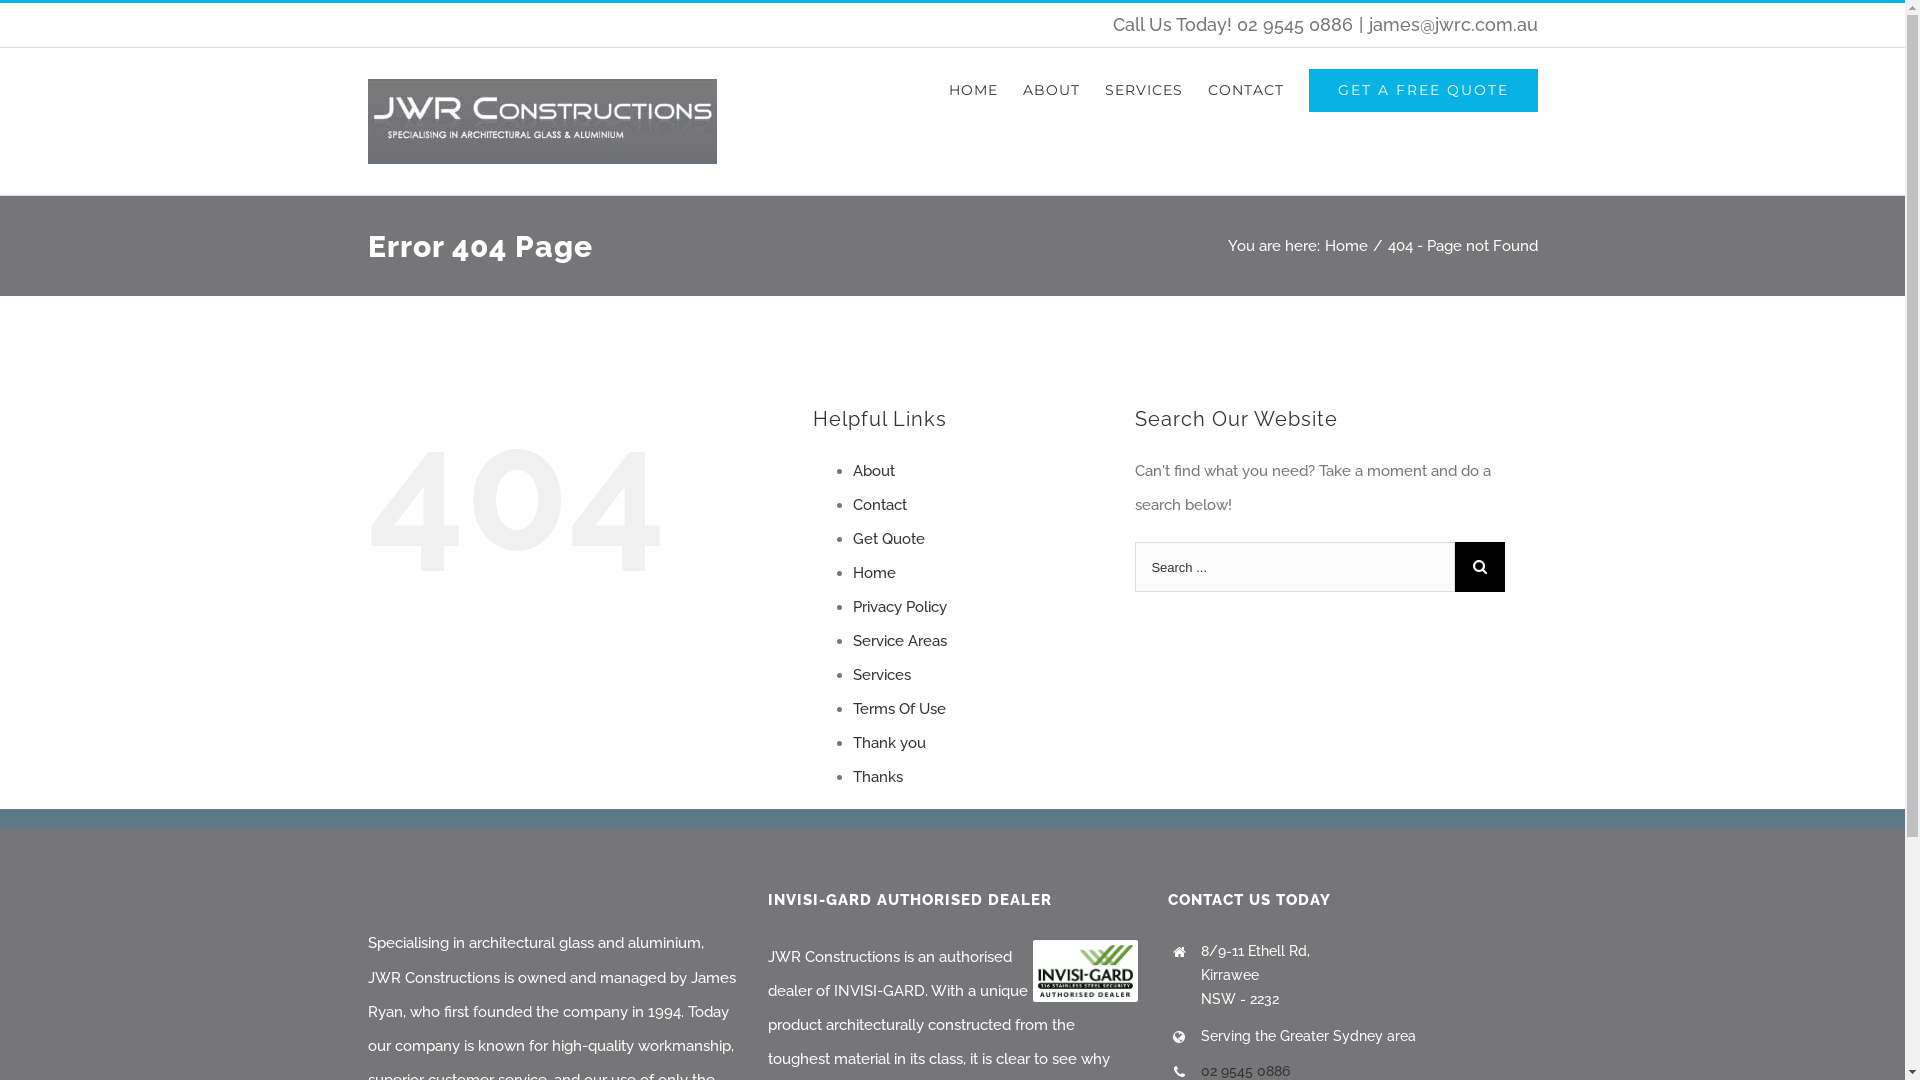  Describe the element at coordinates (897, 708) in the screenshot. I see `'Terms Of Use'` at that location.